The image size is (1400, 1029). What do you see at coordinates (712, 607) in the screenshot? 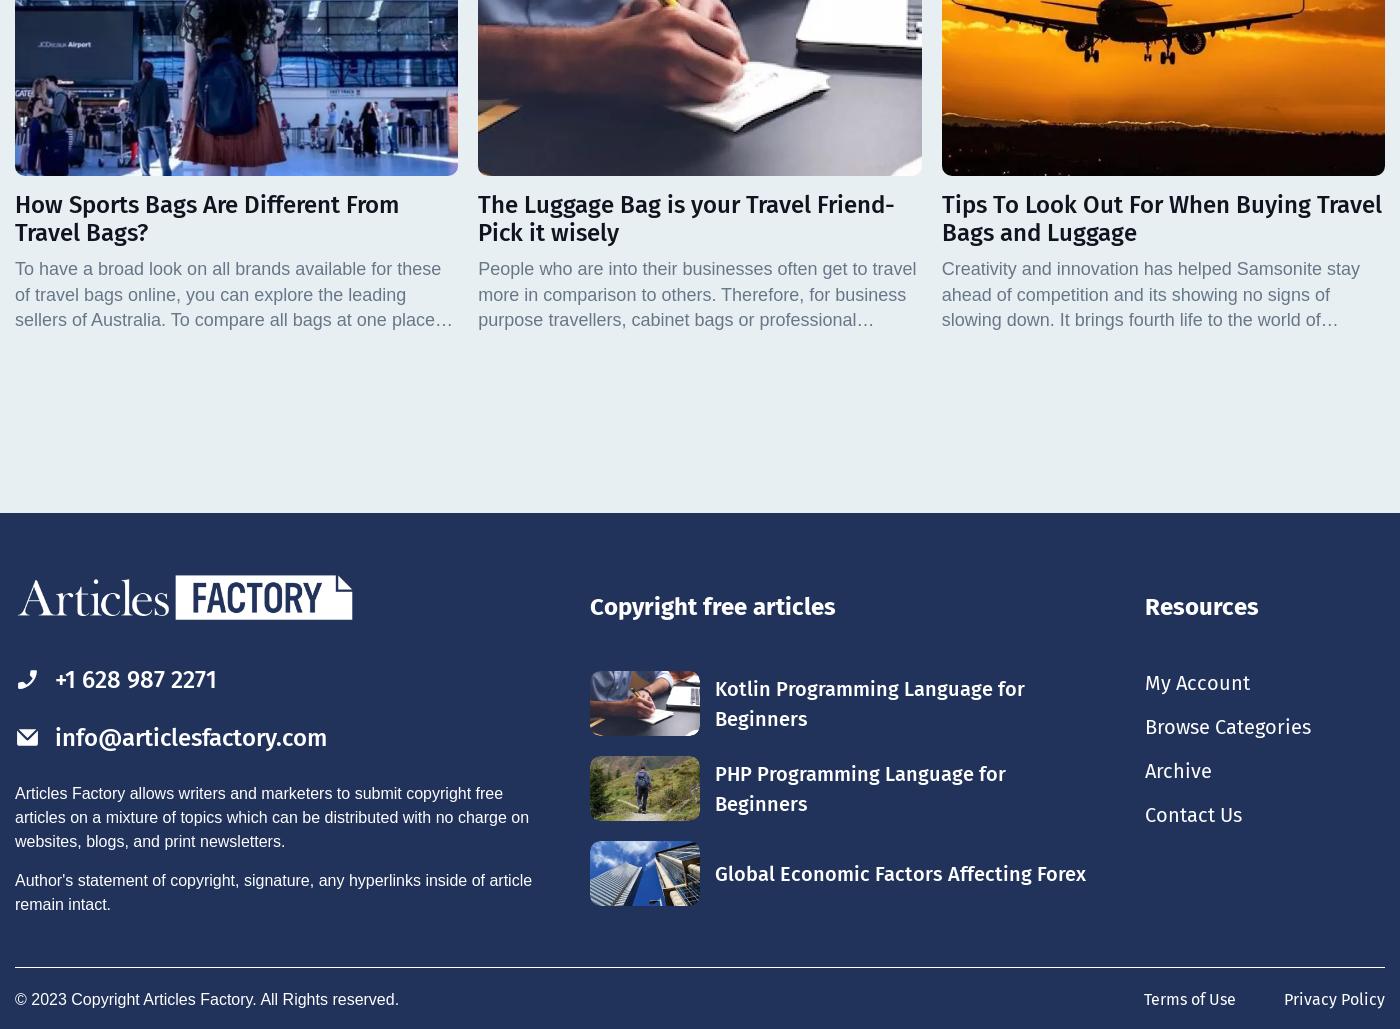
I see `'Copyright free articles'` at bounding box center [712, 607].